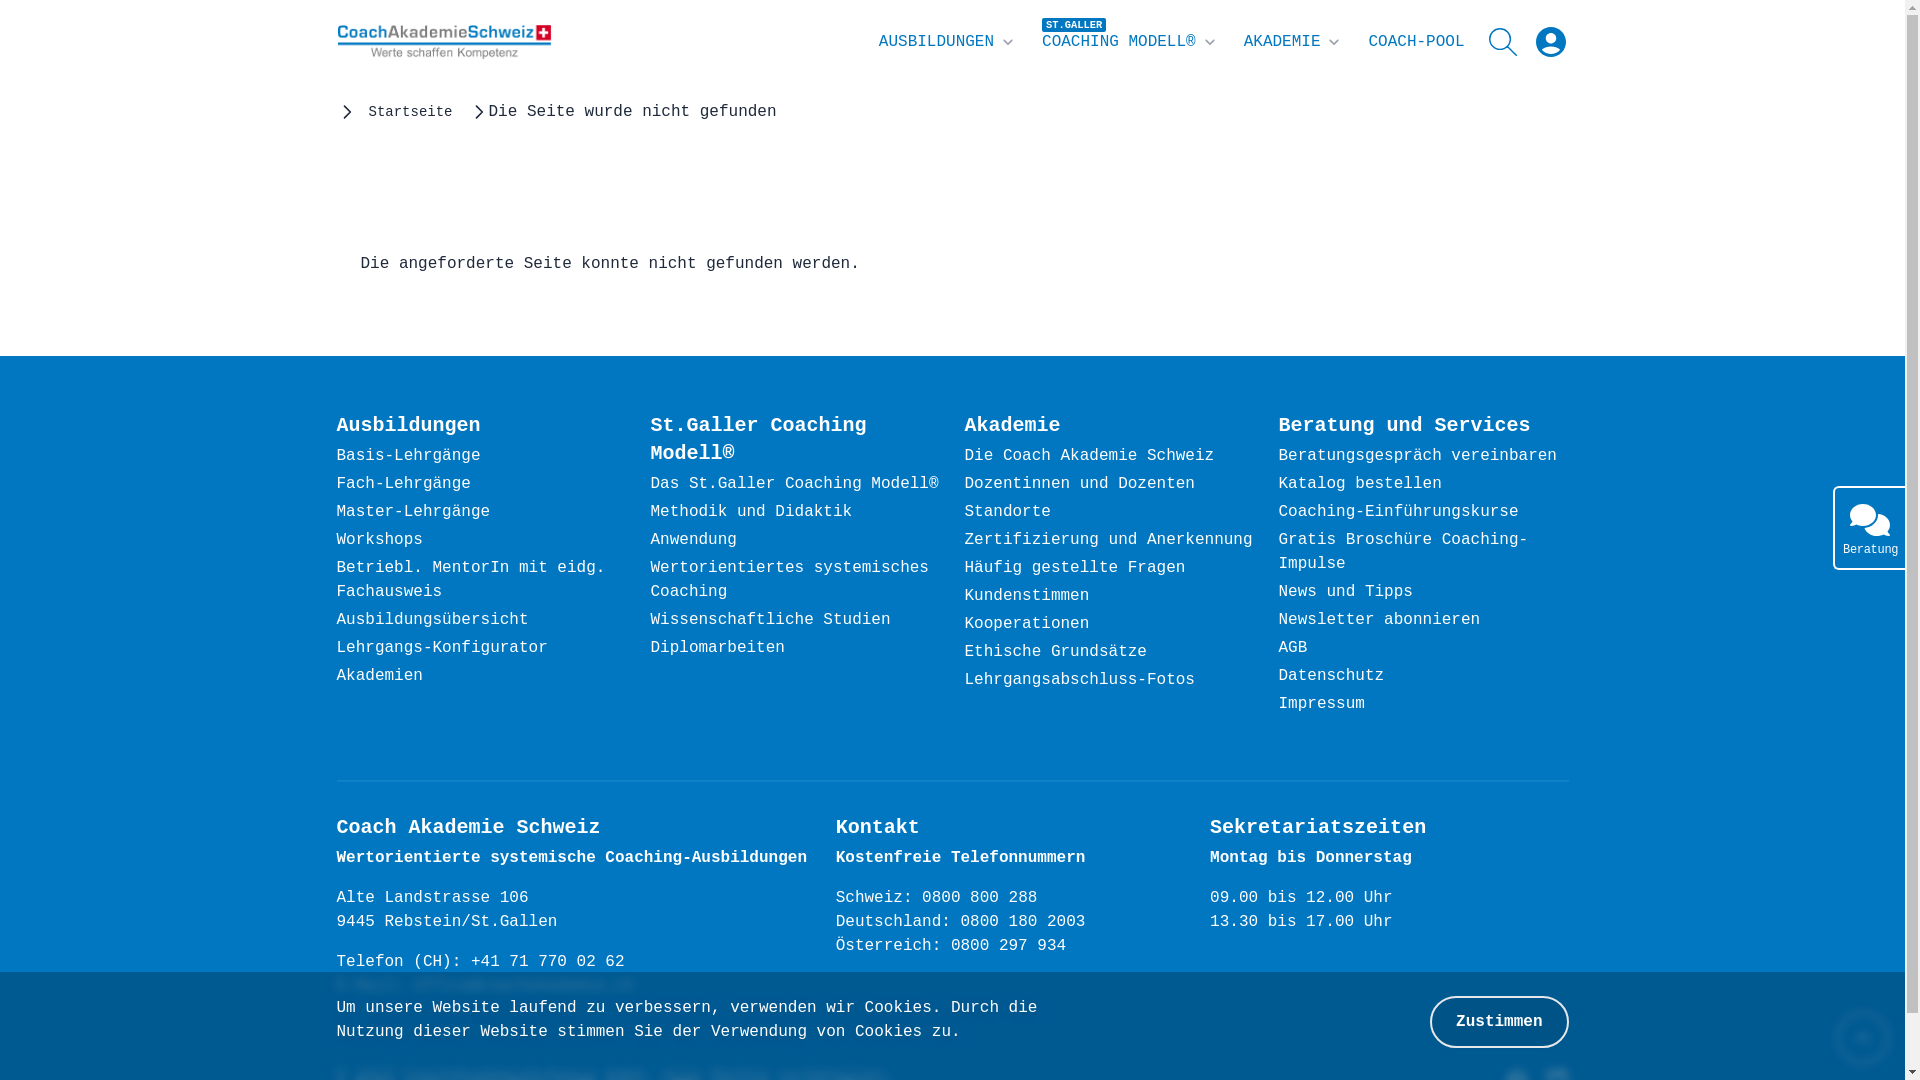 The width and height of the screenshot is (1920, 1080). What do you see at coordinates (1007, 512) in the screenshot?
I see `'Standorte'` at bounding box center [1007, 512].